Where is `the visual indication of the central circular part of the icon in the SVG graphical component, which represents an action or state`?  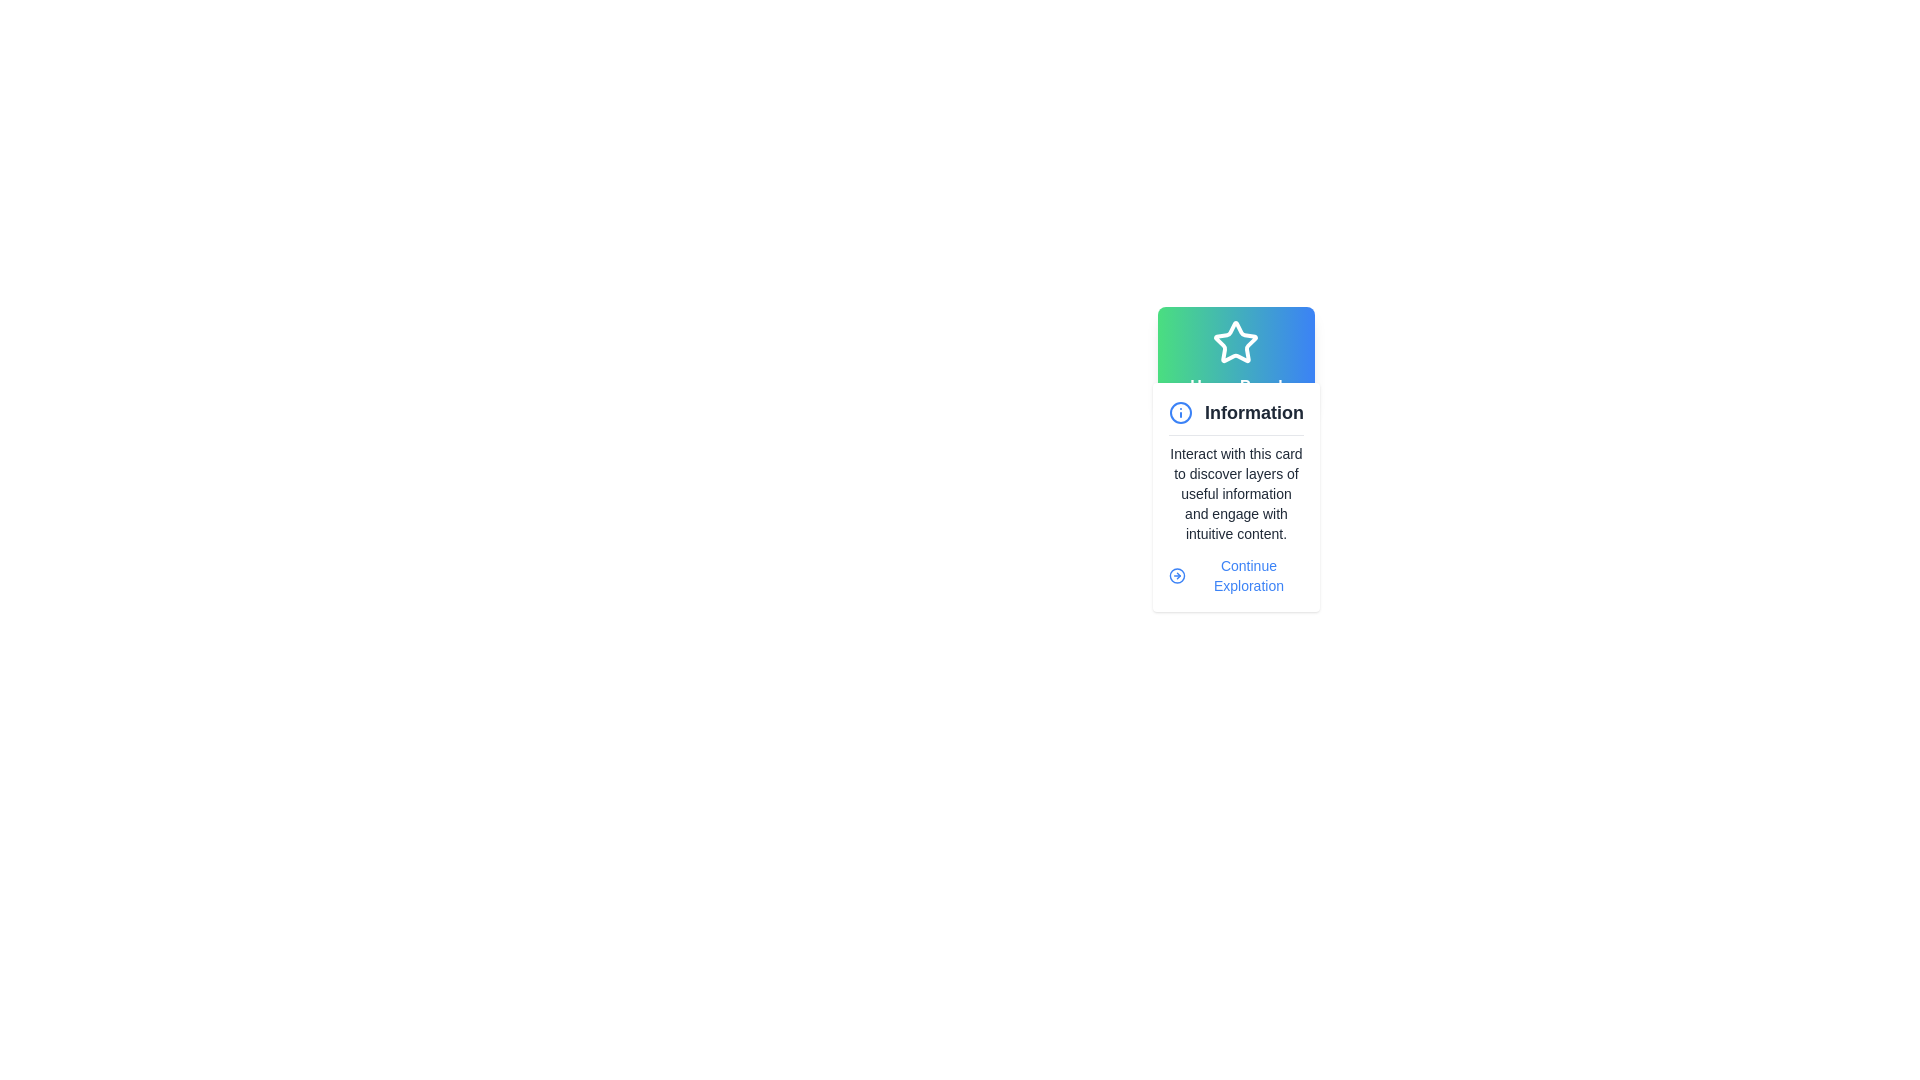 the visual indication of the central circular part of the icon in the SVG graphical component, which represents an action or state is located at coordinates (1177, 575).